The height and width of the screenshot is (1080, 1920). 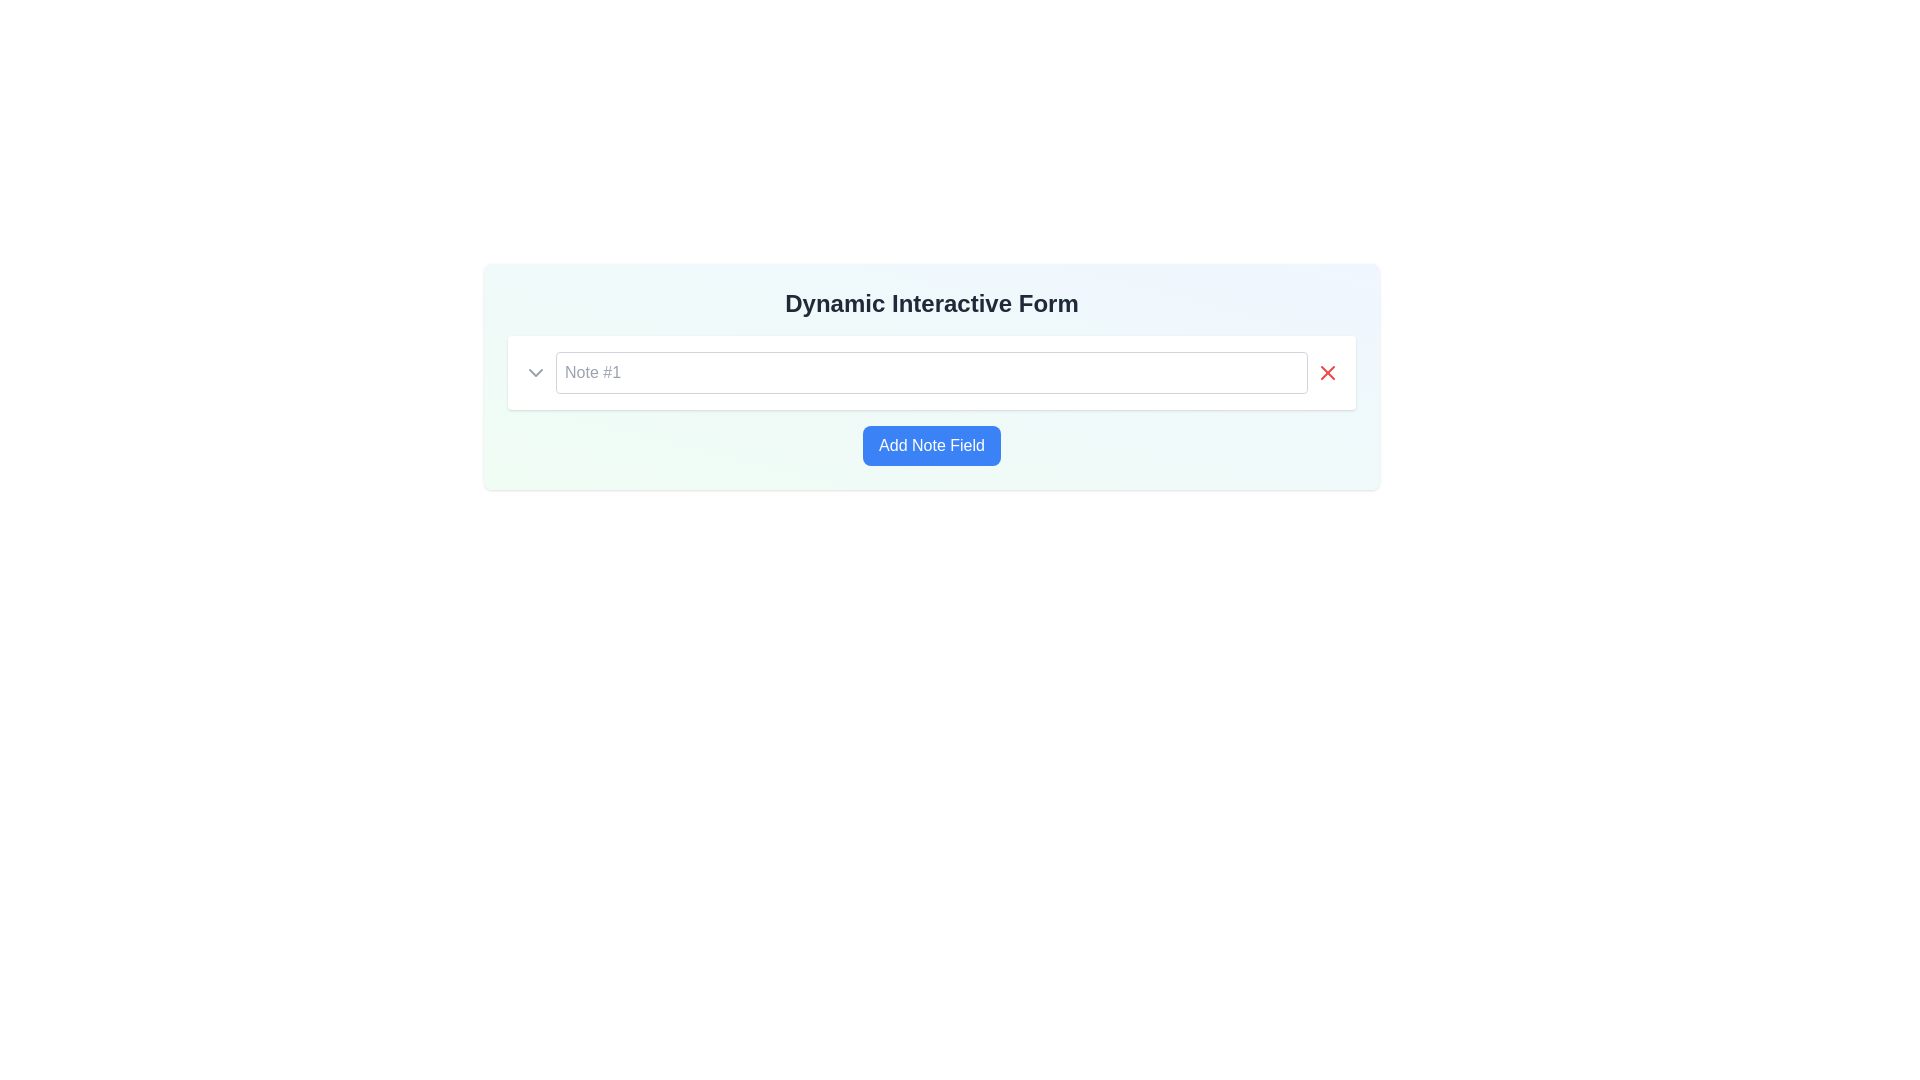 I want to click on the downwards-facing chevron icon, which is styled in light gray and located next to the 'Note #1' text field, so click(x=536, y=373).